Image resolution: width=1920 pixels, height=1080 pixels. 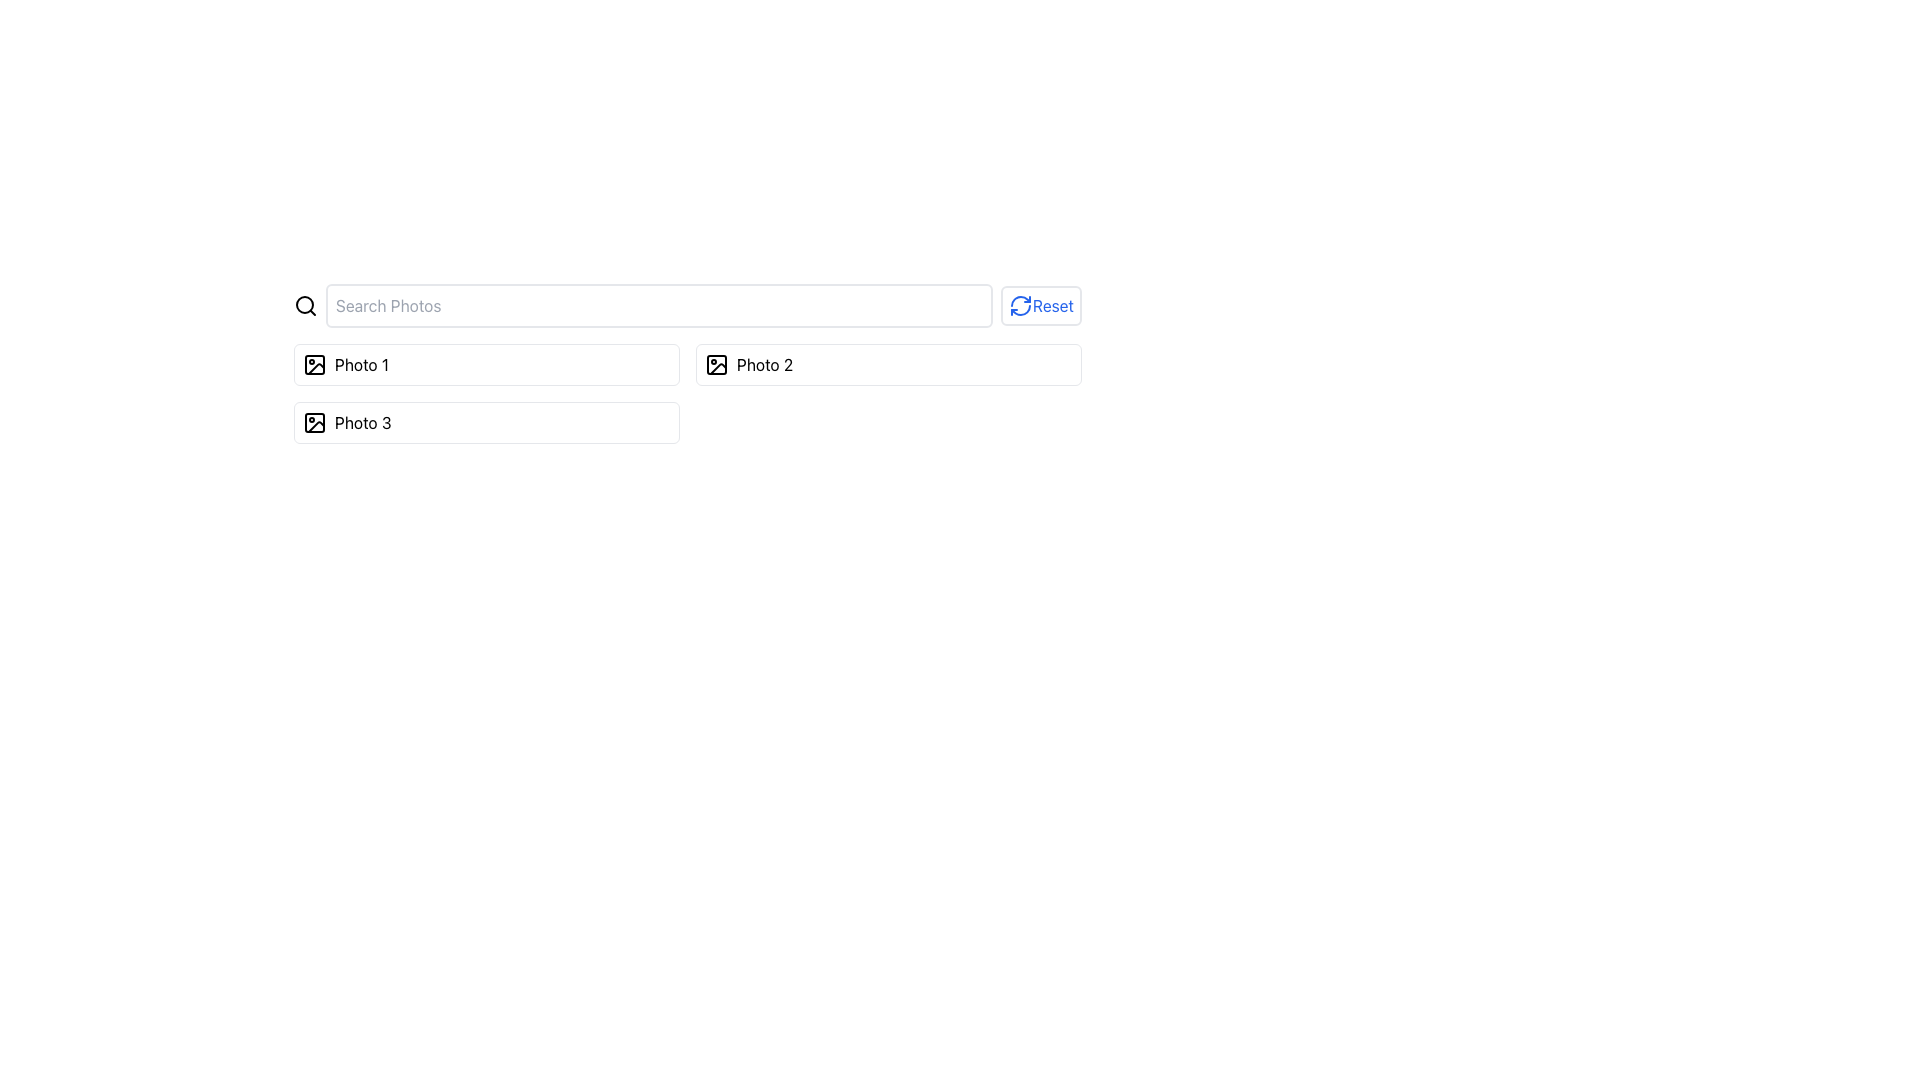 What do you see at coordinates (314, 365) in the screenshot?
I see `the image icon located in the top-left corner of the 'Photo 1' button within the photo selection panel` at bounding box center [314, 365].